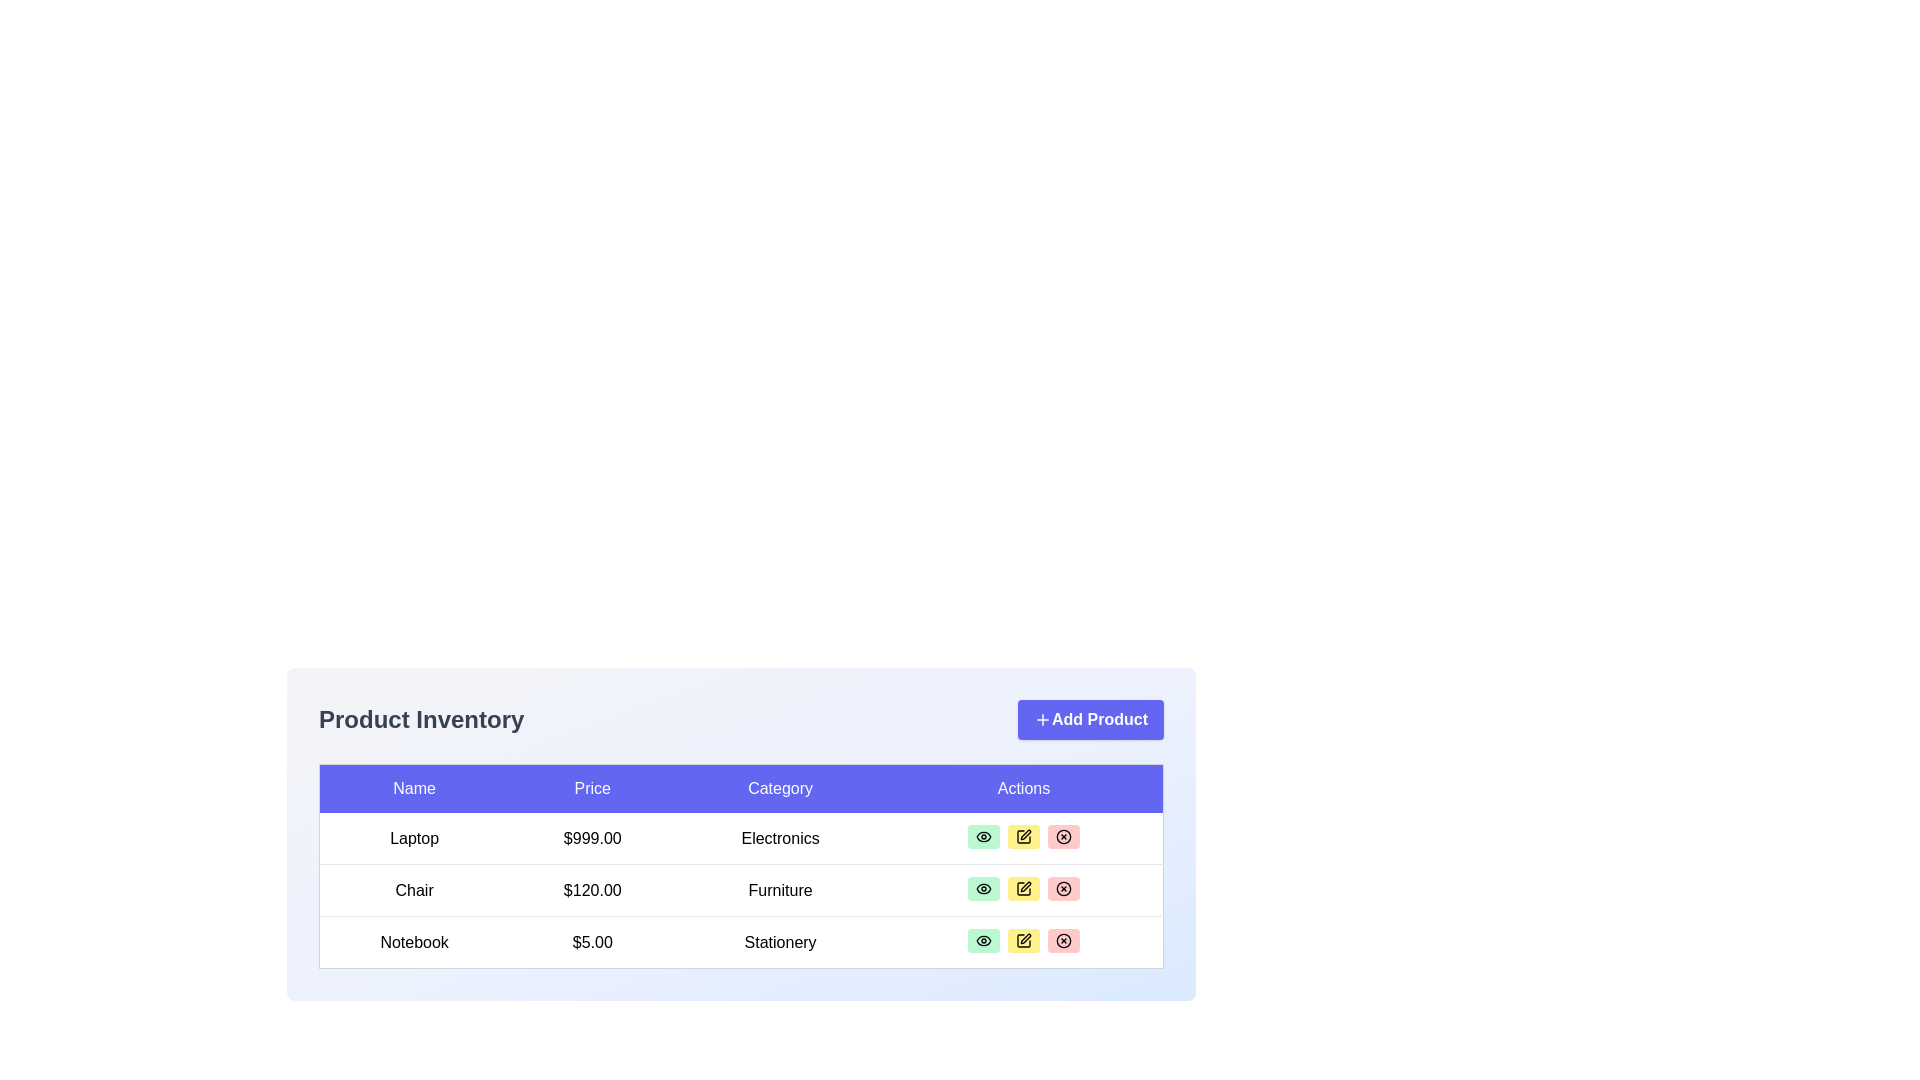 This screenshot has width=1920, height=1080. Describe the element at coordinates (1062, 941) in the screenshot. I see `the delete button located in the 'Actions' column of the 'Product Inventory' table for the 'Stationery' category to initiate the deletion process for the associated product` at that location.